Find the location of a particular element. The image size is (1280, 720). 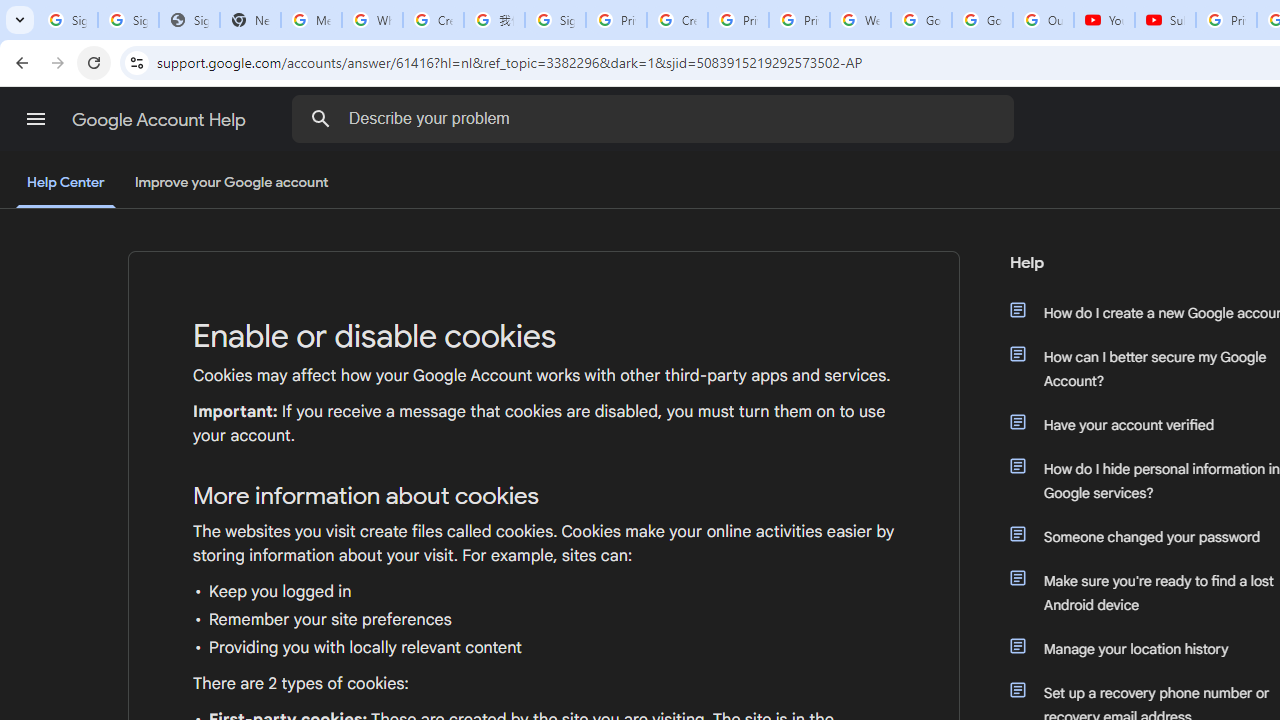

'Welcome to My Activity' is located at coordinates (860, 20).